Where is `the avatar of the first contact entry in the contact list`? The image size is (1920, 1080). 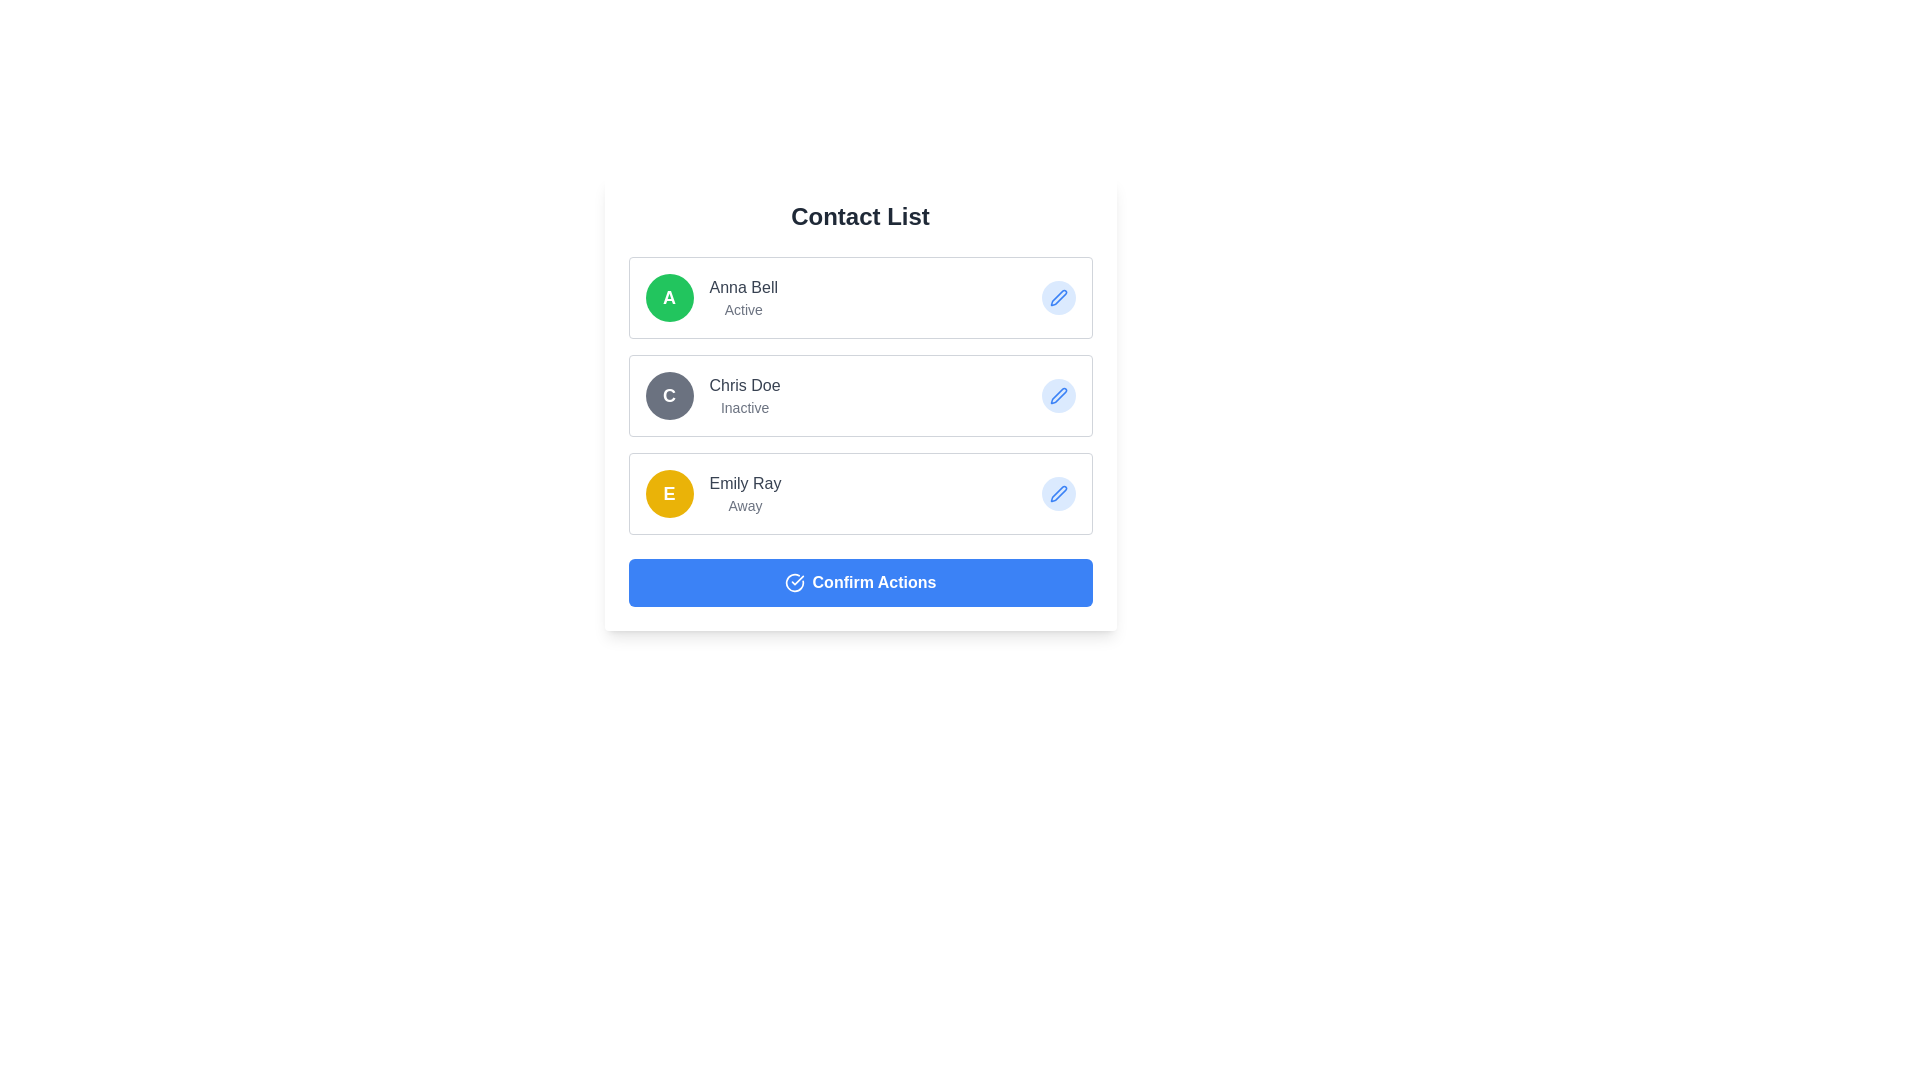
the avatar of the first contact entry in the contact list is located at coordinates (860, 297).